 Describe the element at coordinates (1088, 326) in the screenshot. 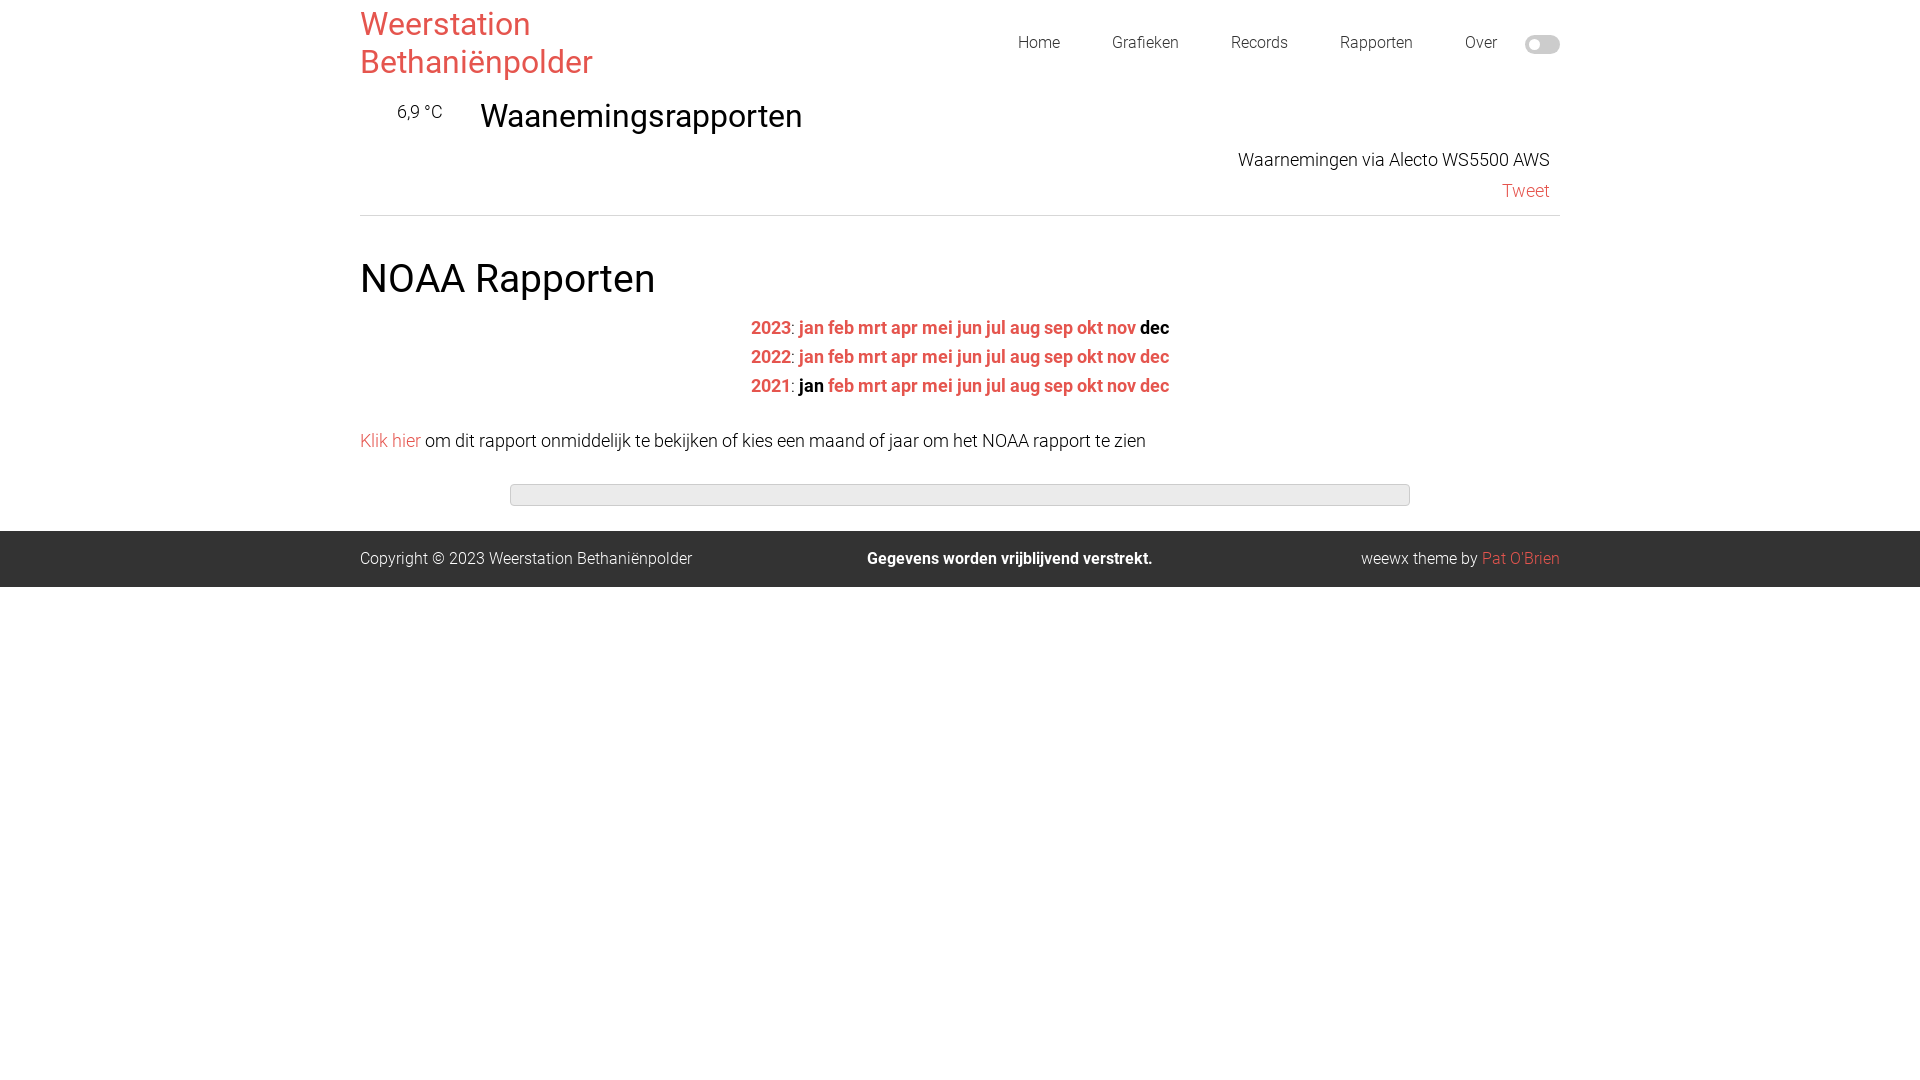

I see `'okt'` at that location.